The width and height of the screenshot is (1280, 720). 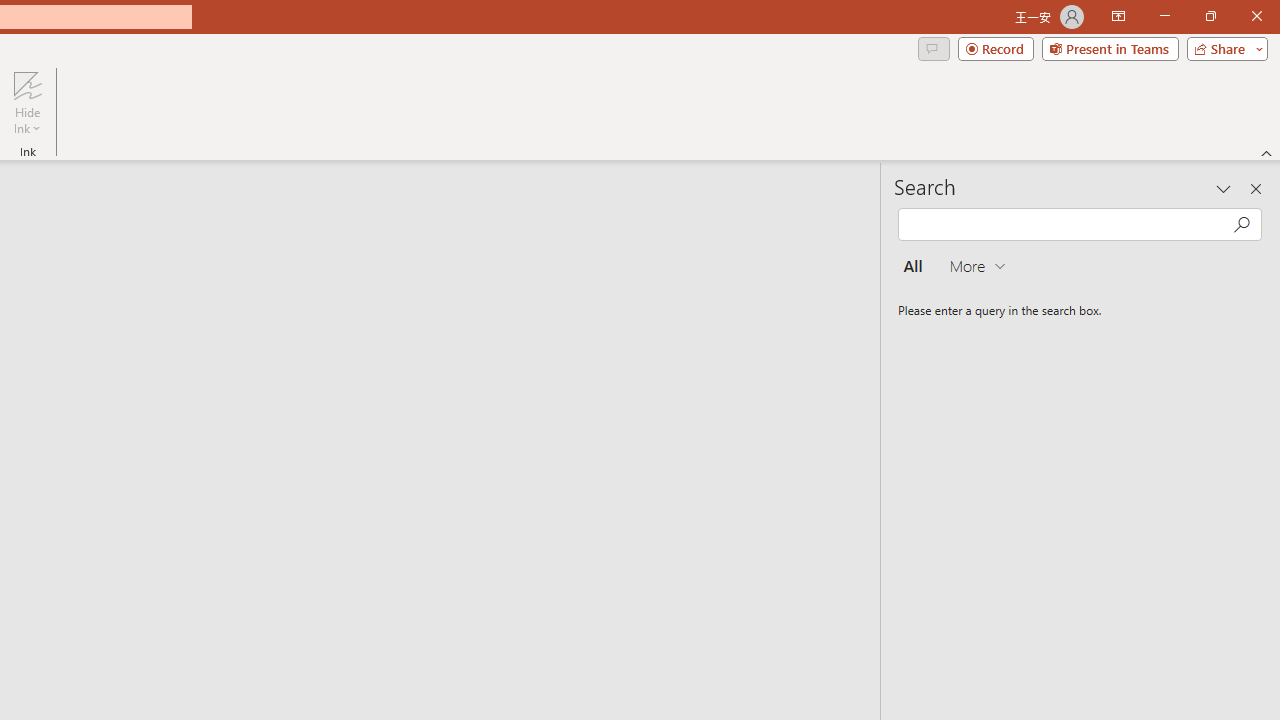 I want to click on 'Hide Ink', so click(x=27, y=84).